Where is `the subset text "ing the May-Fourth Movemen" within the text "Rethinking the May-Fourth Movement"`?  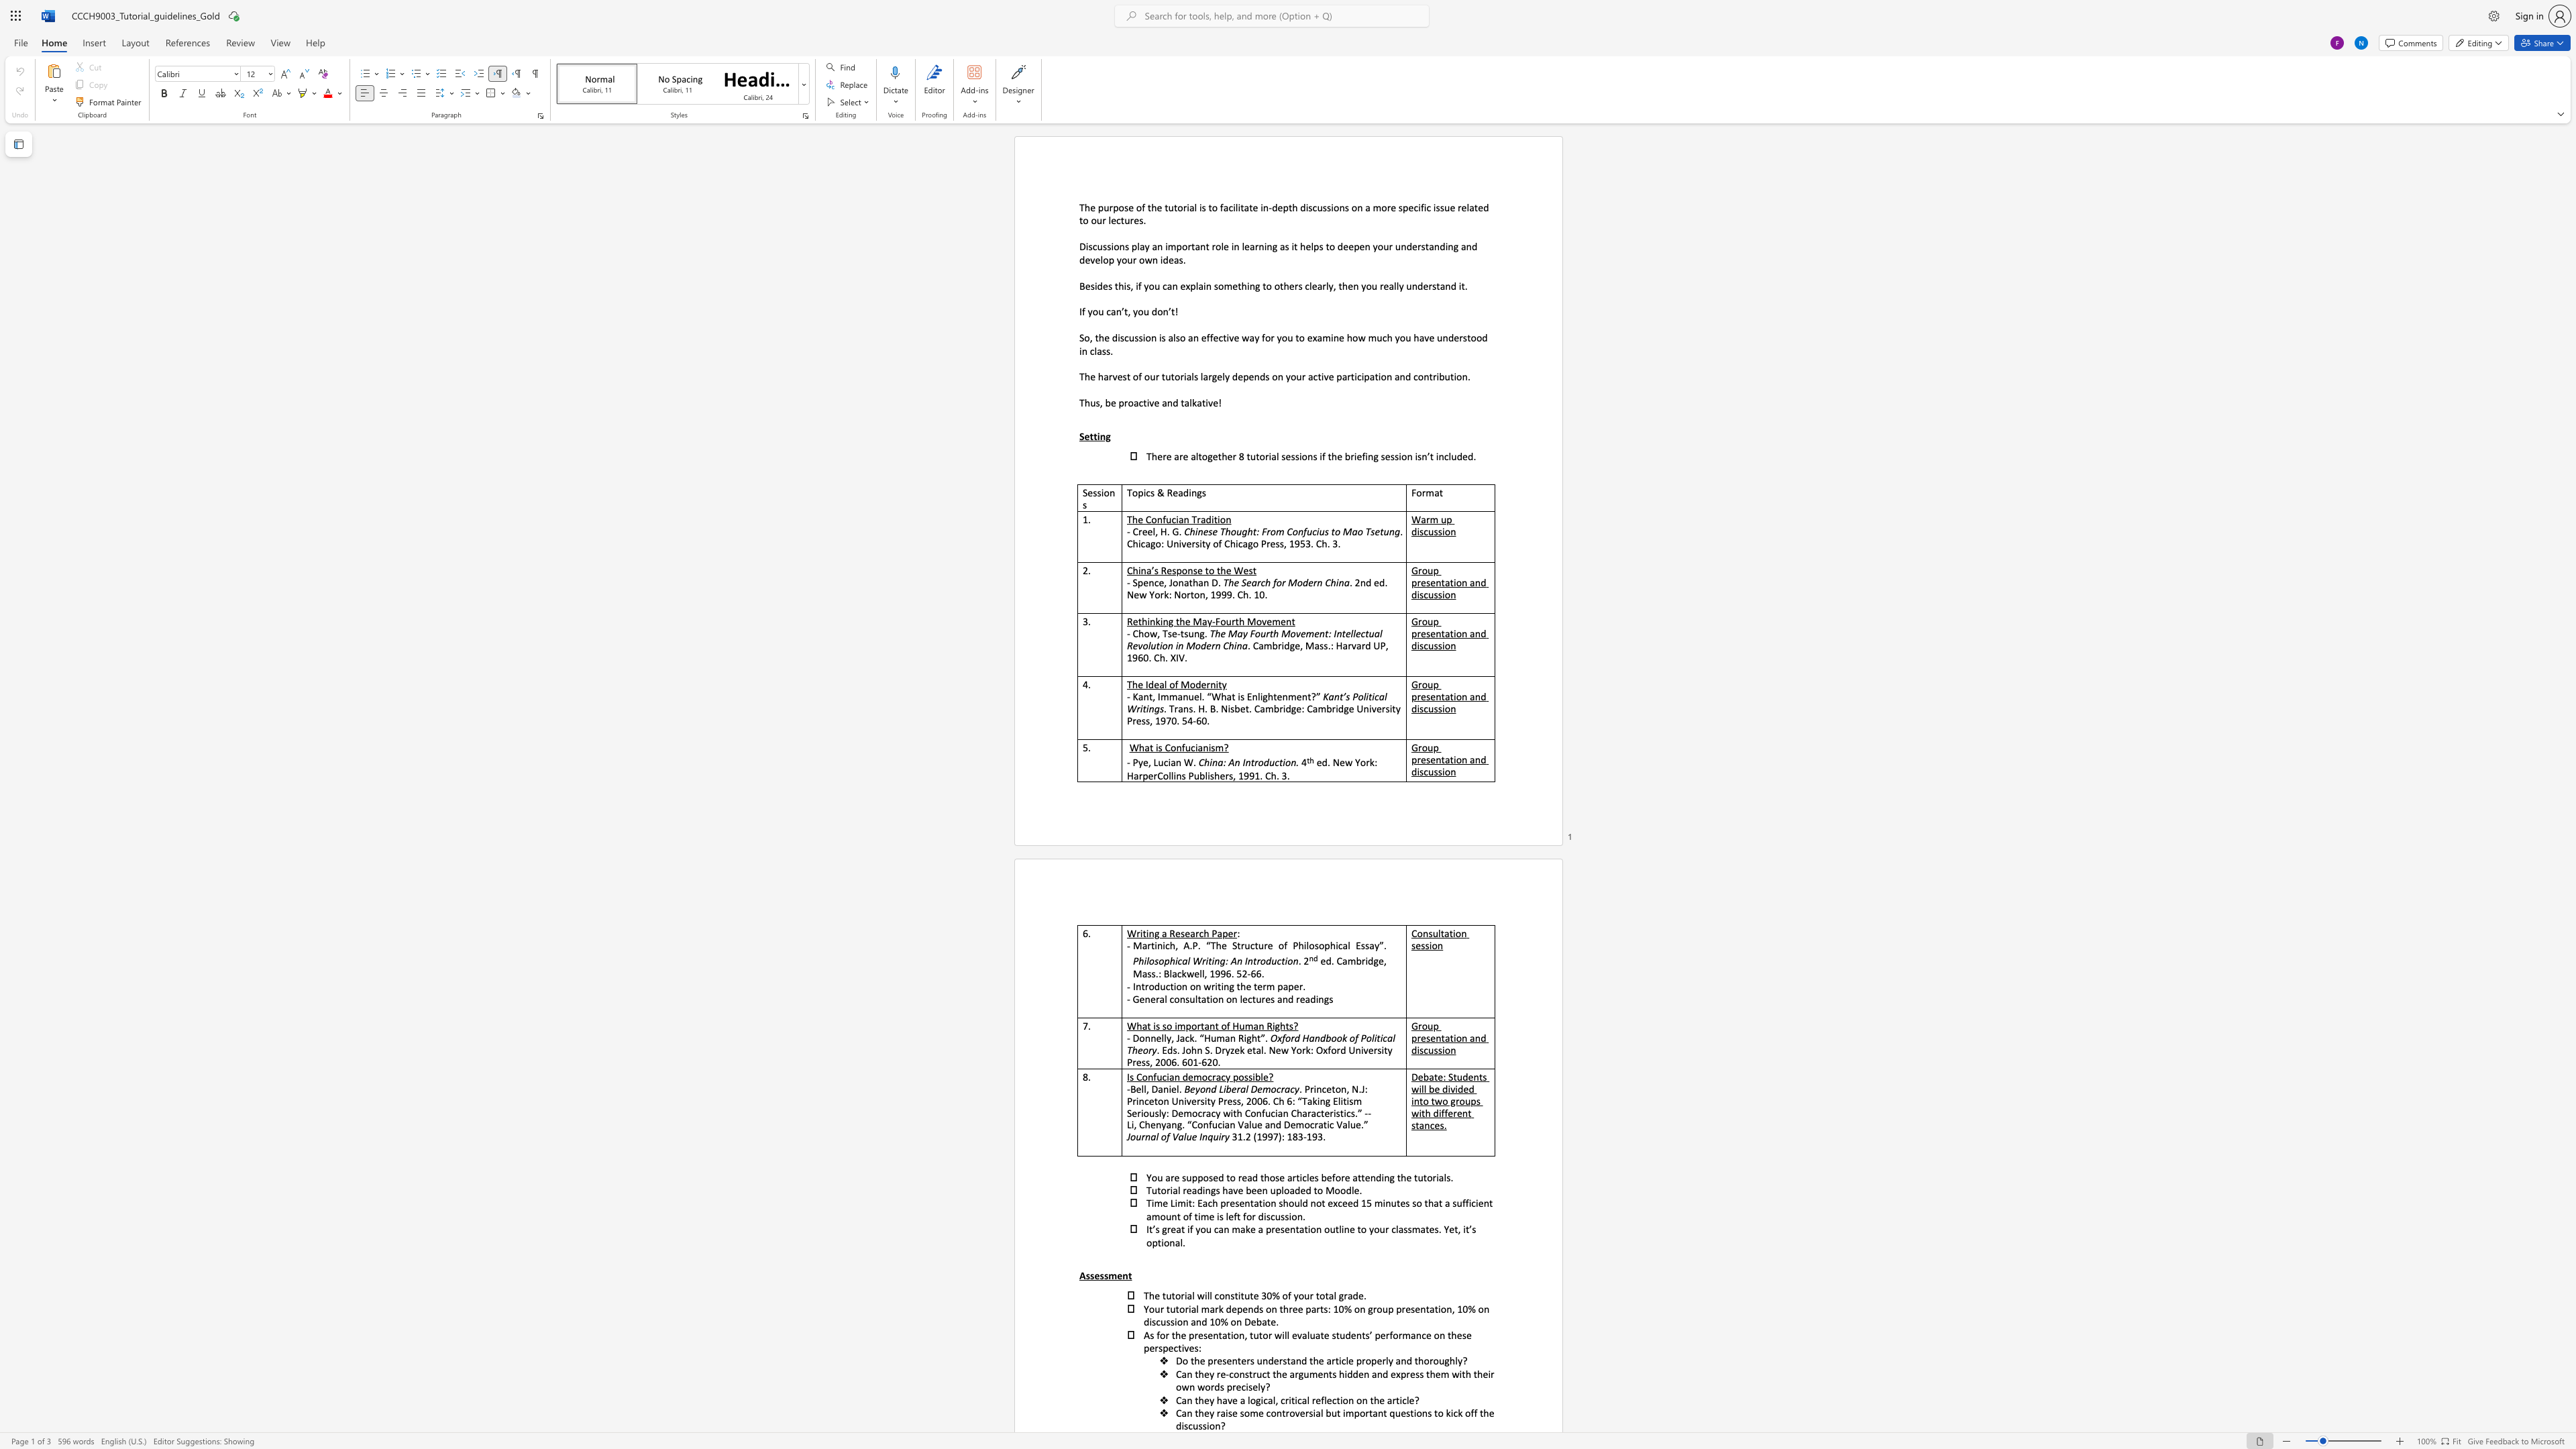
the subset text "ing the May-Fourth Movemen" within the text "Rethinking the May-Fourth Movement" is located at coordinates (1159, 621).